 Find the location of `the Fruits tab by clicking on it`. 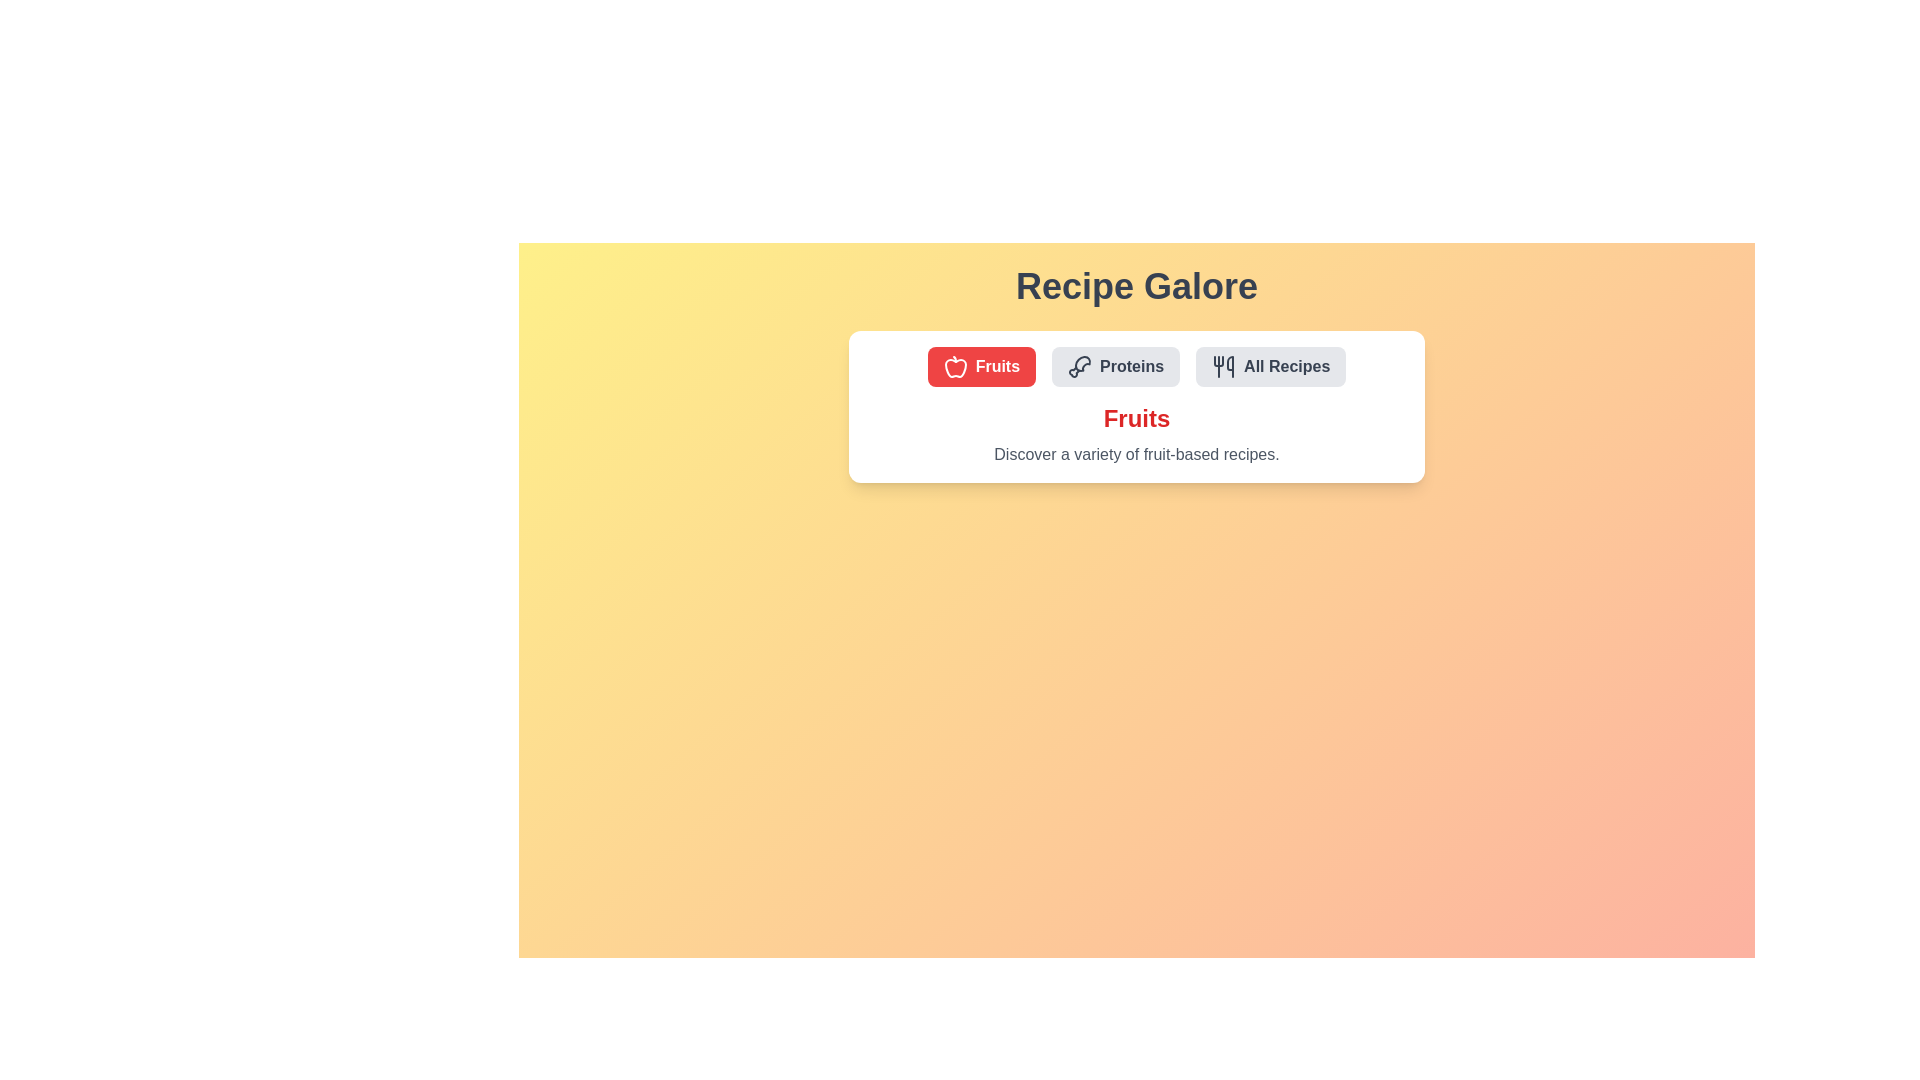

the Fruits tab by clicking on it is located at coordinates (981, 366).